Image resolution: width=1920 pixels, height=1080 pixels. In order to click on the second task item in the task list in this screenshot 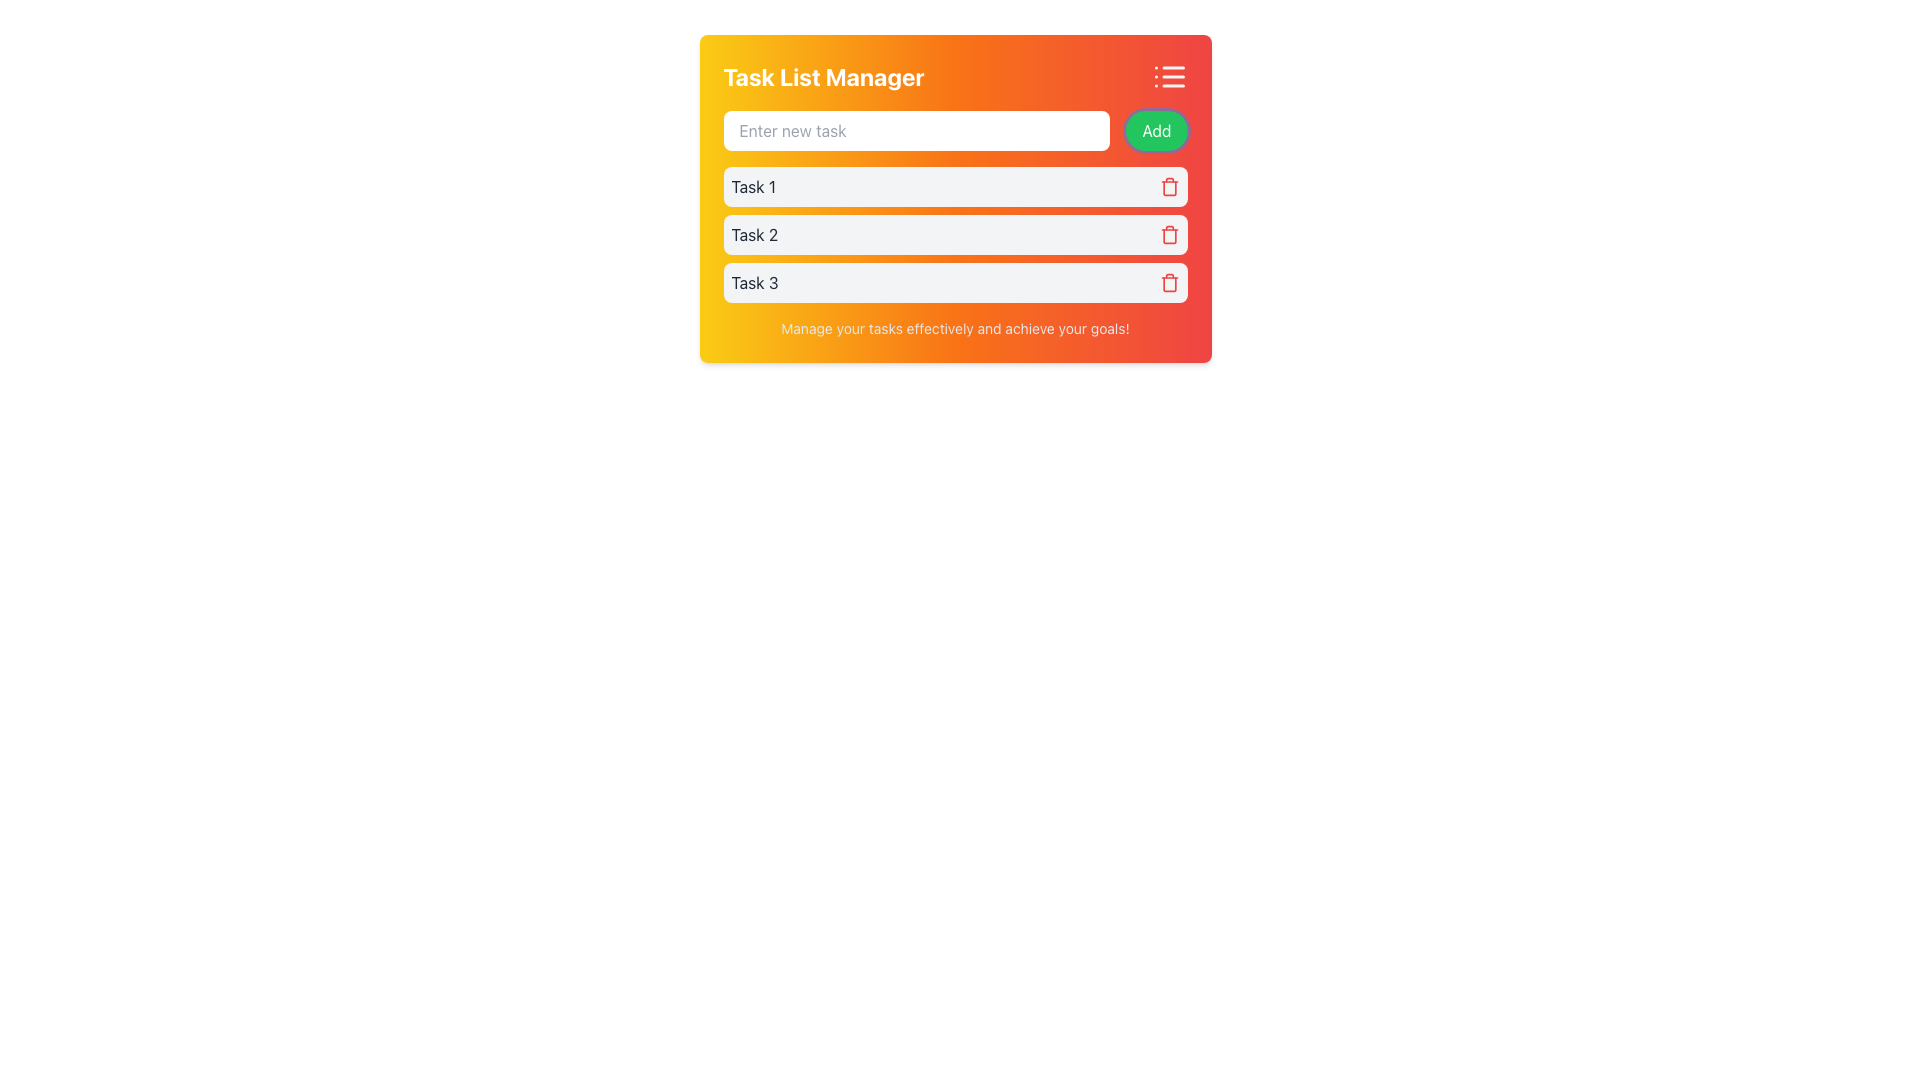, I will do `click(954, 234)`.